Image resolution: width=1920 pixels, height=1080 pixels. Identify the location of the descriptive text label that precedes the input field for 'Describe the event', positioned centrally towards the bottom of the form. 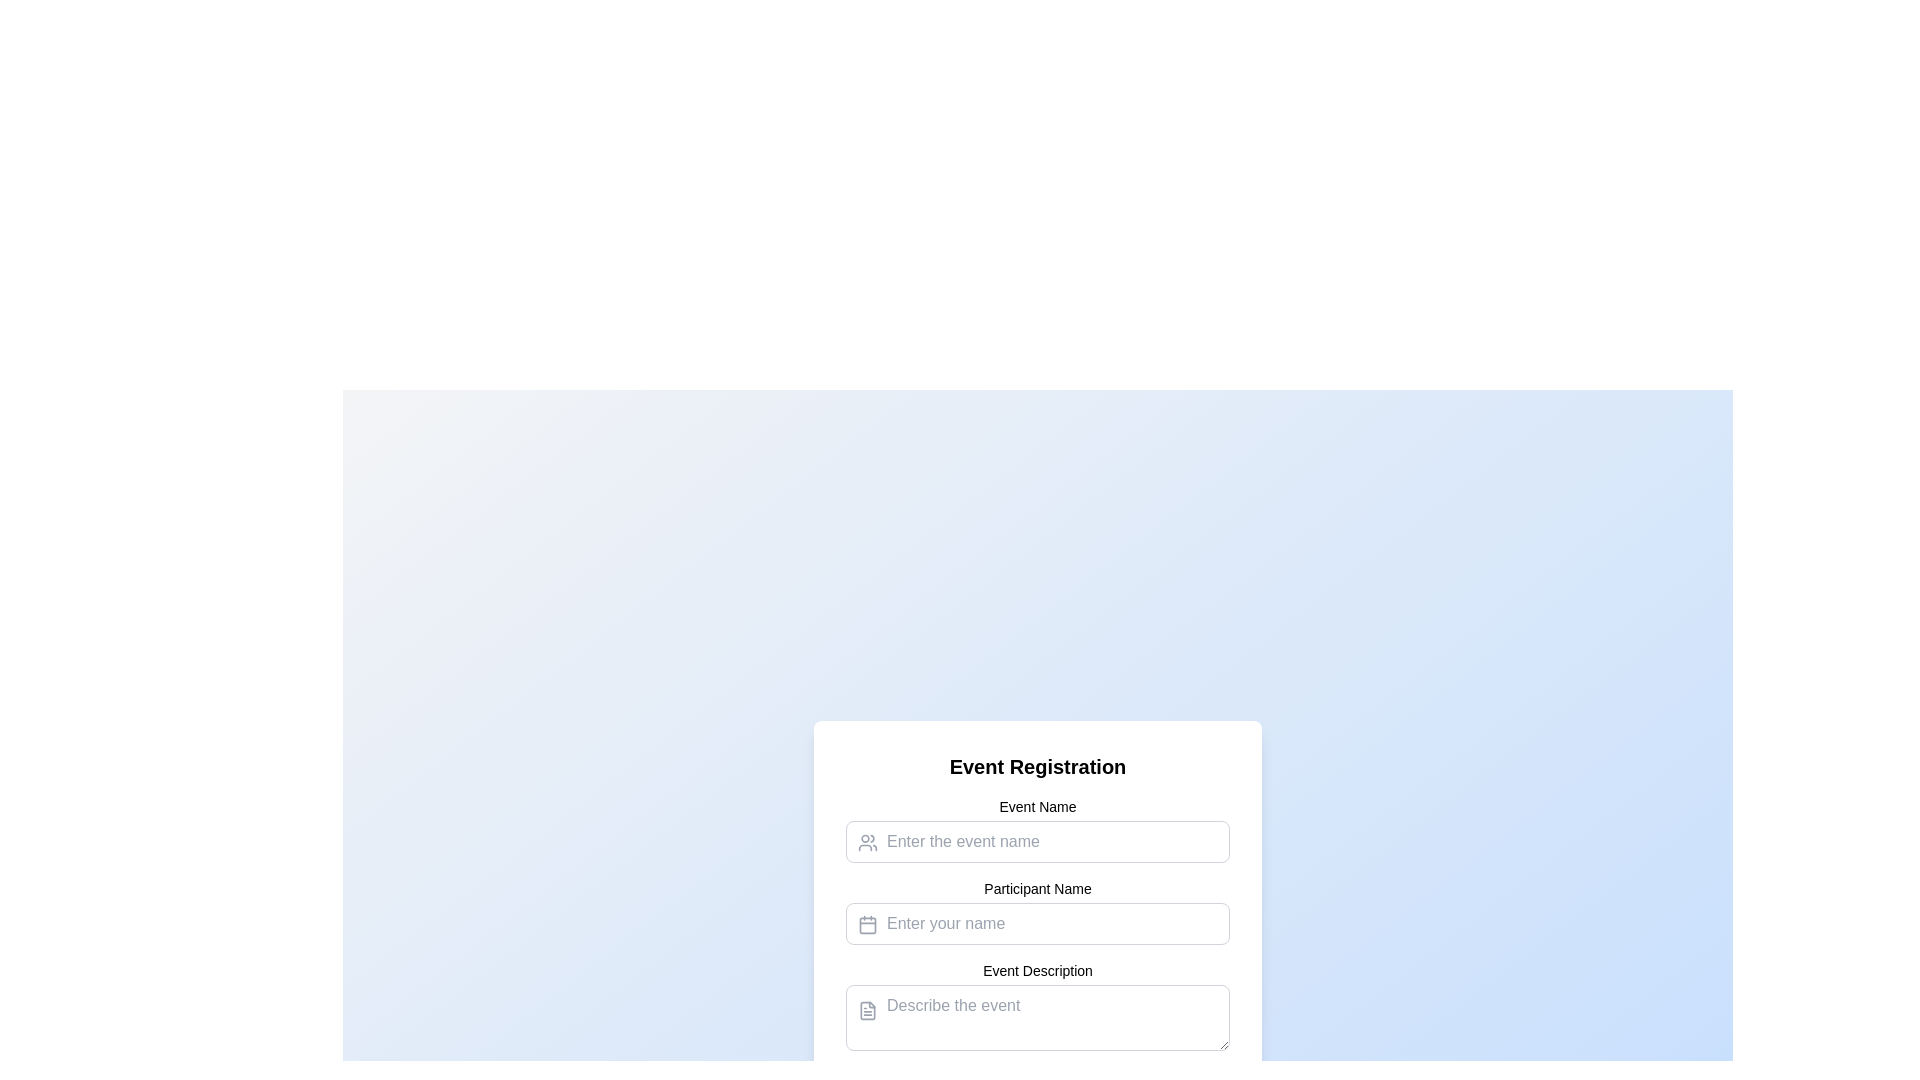
(1037, 970).